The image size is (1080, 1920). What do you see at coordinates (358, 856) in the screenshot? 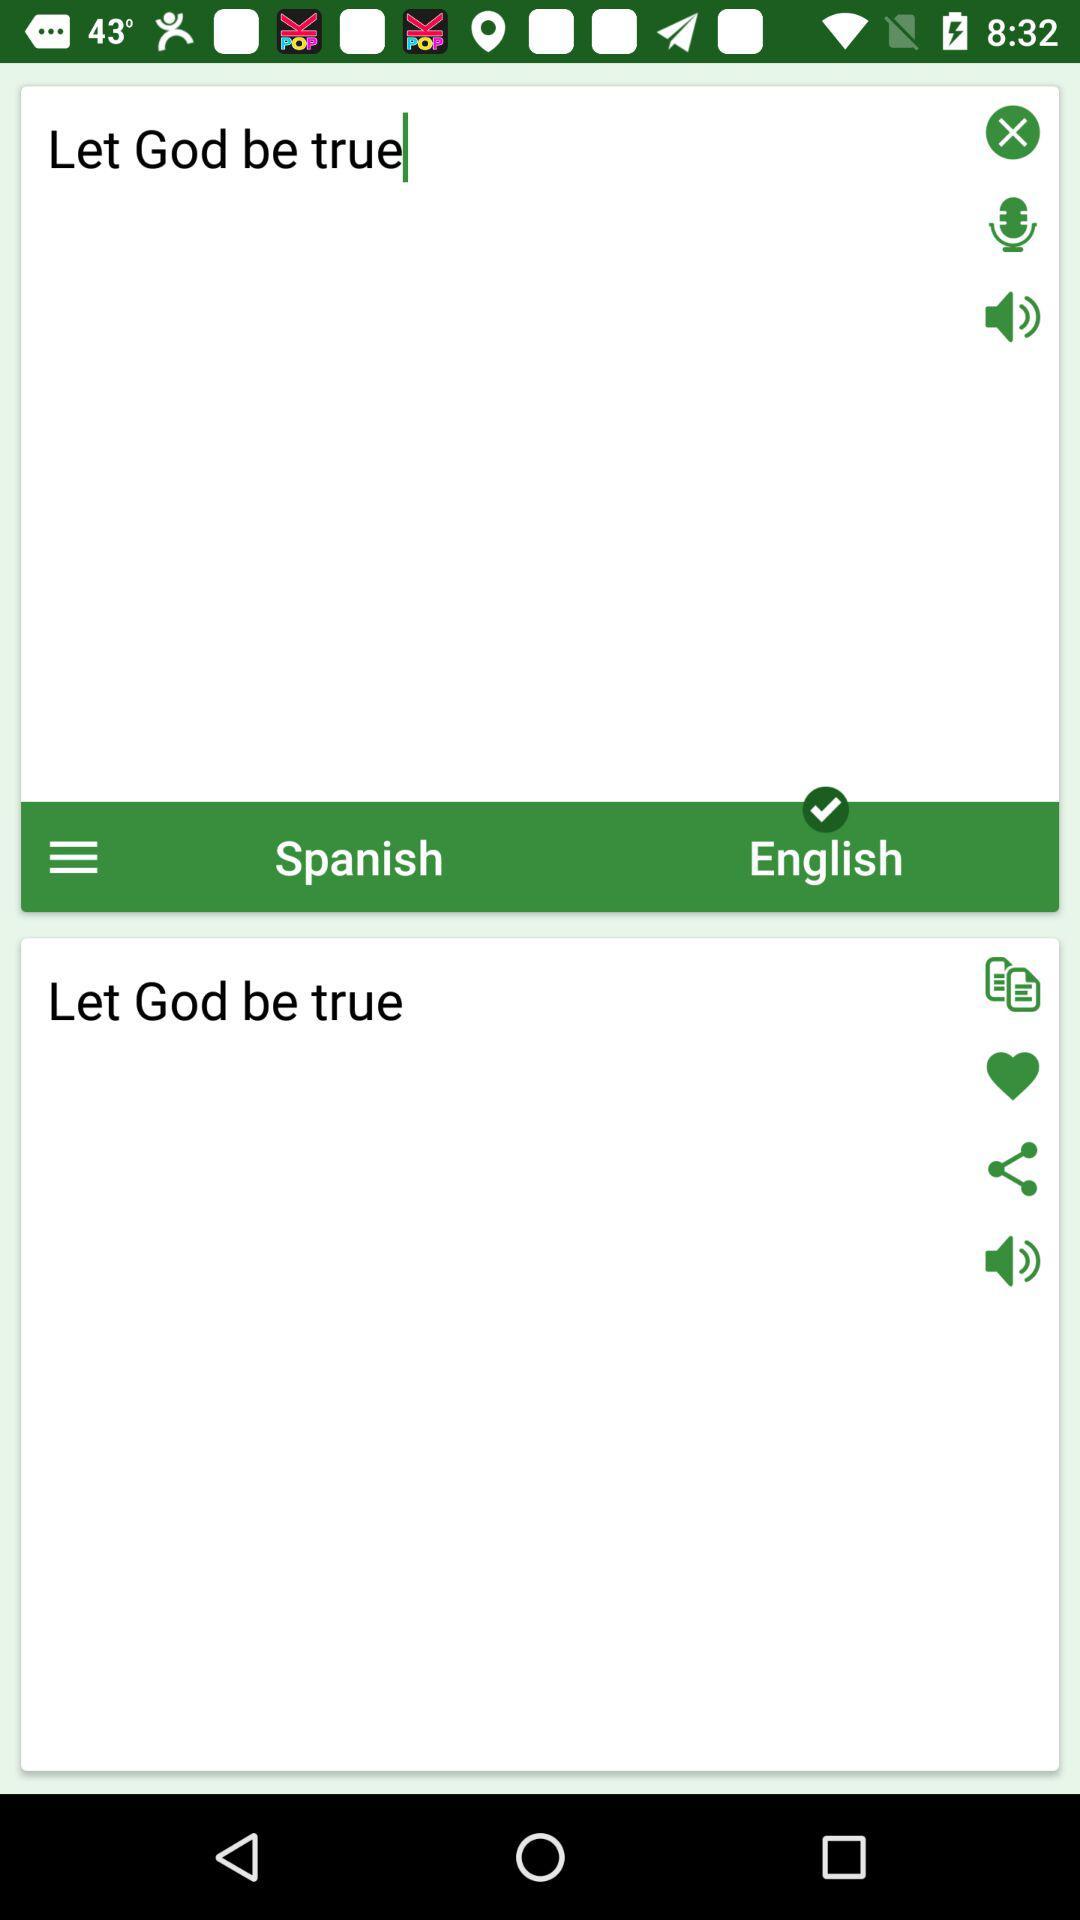
I see `the item next to english` at bounding box center [358, 856].